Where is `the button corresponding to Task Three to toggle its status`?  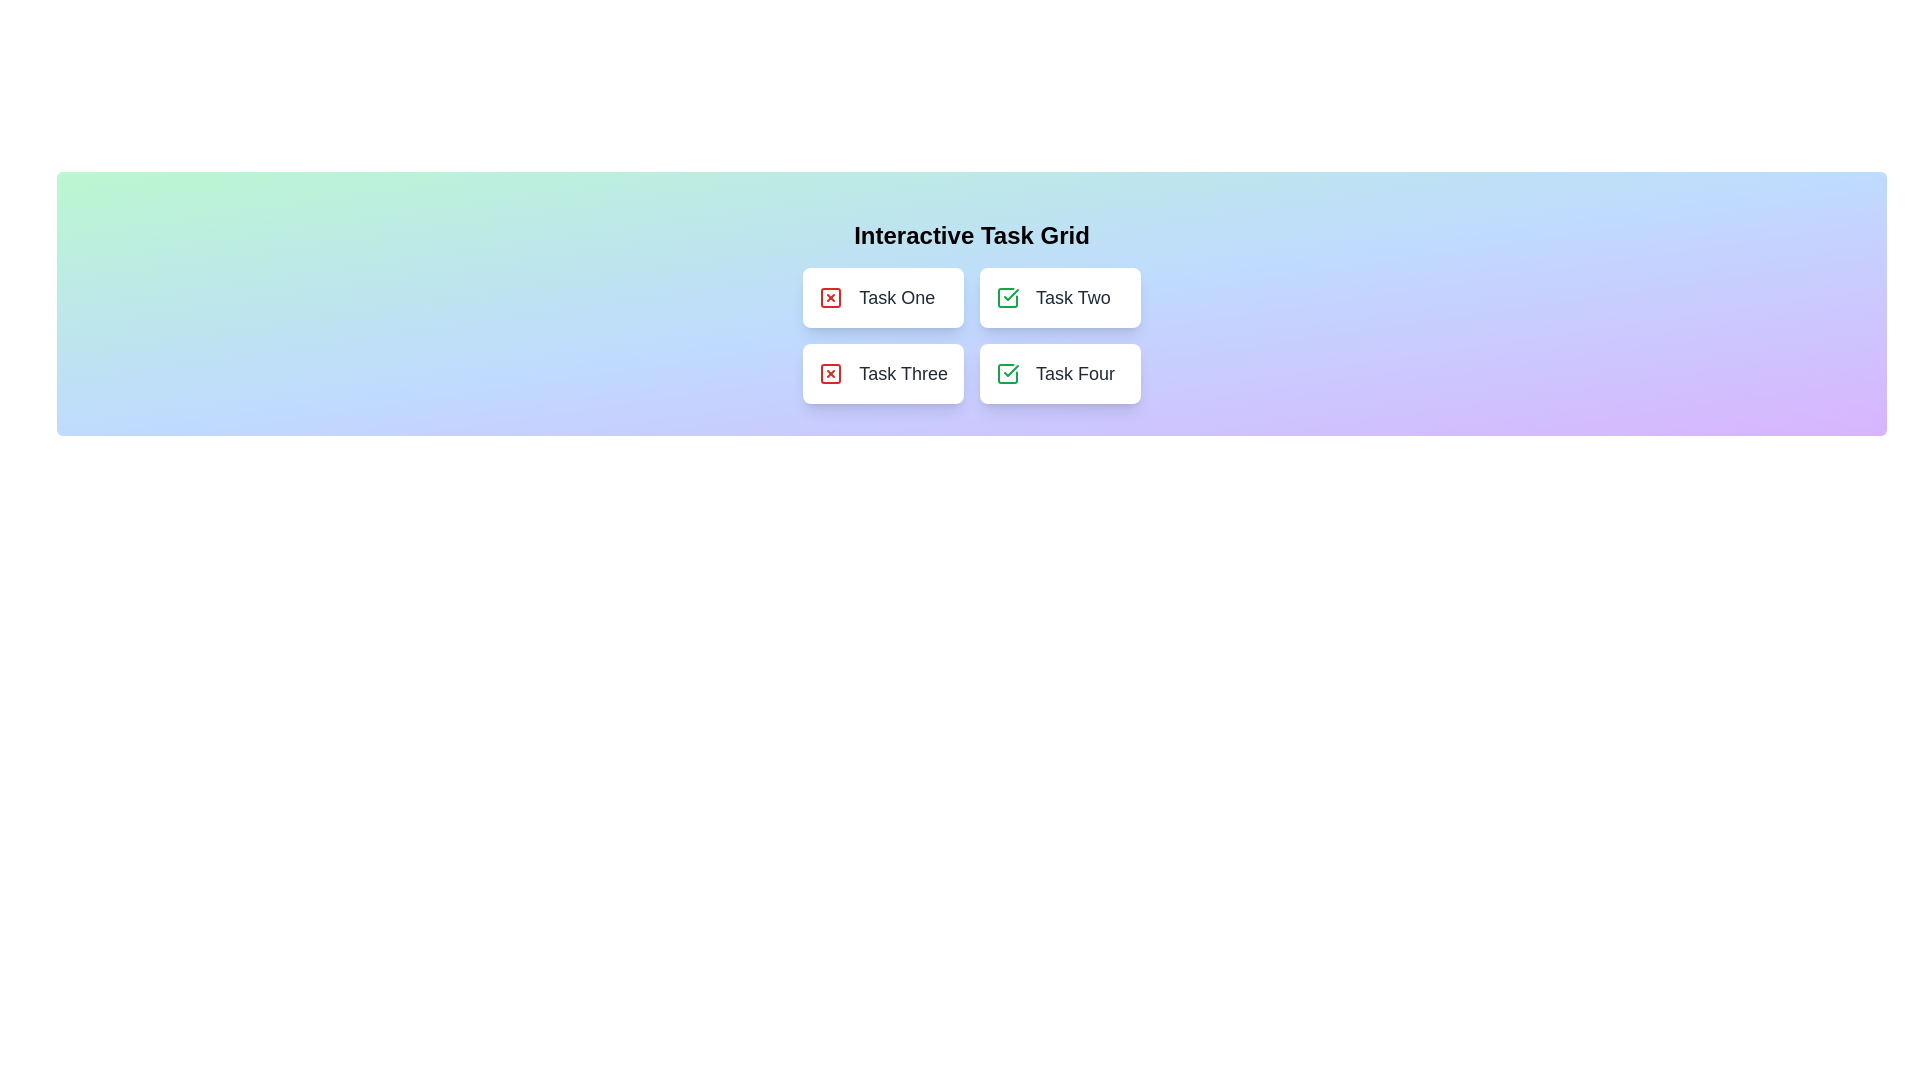 the button corresponding to Task Three to toggle its status is located at coordinates (882, 374).